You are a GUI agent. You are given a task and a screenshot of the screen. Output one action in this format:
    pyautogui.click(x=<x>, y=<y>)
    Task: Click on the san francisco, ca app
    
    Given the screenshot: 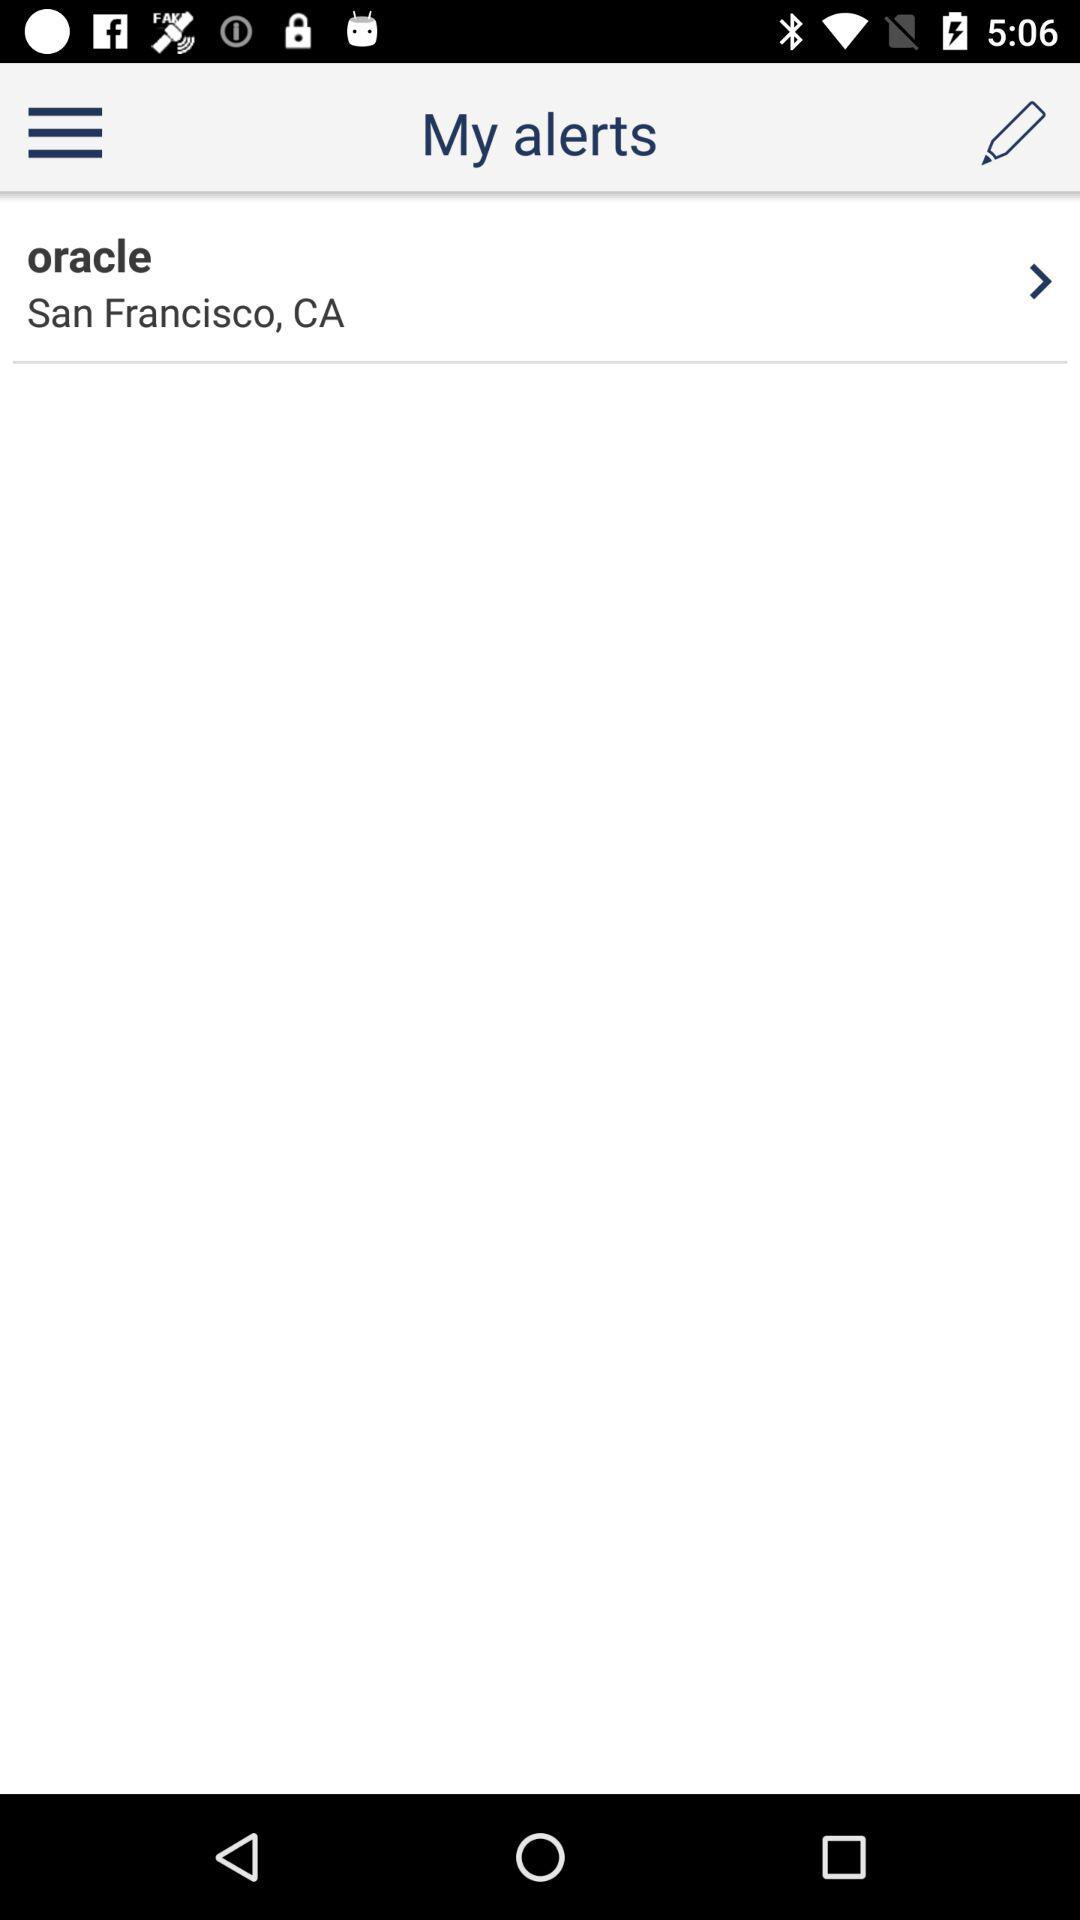 What is the action you would take?
    pyautogui.click(x=185, y=310)
    